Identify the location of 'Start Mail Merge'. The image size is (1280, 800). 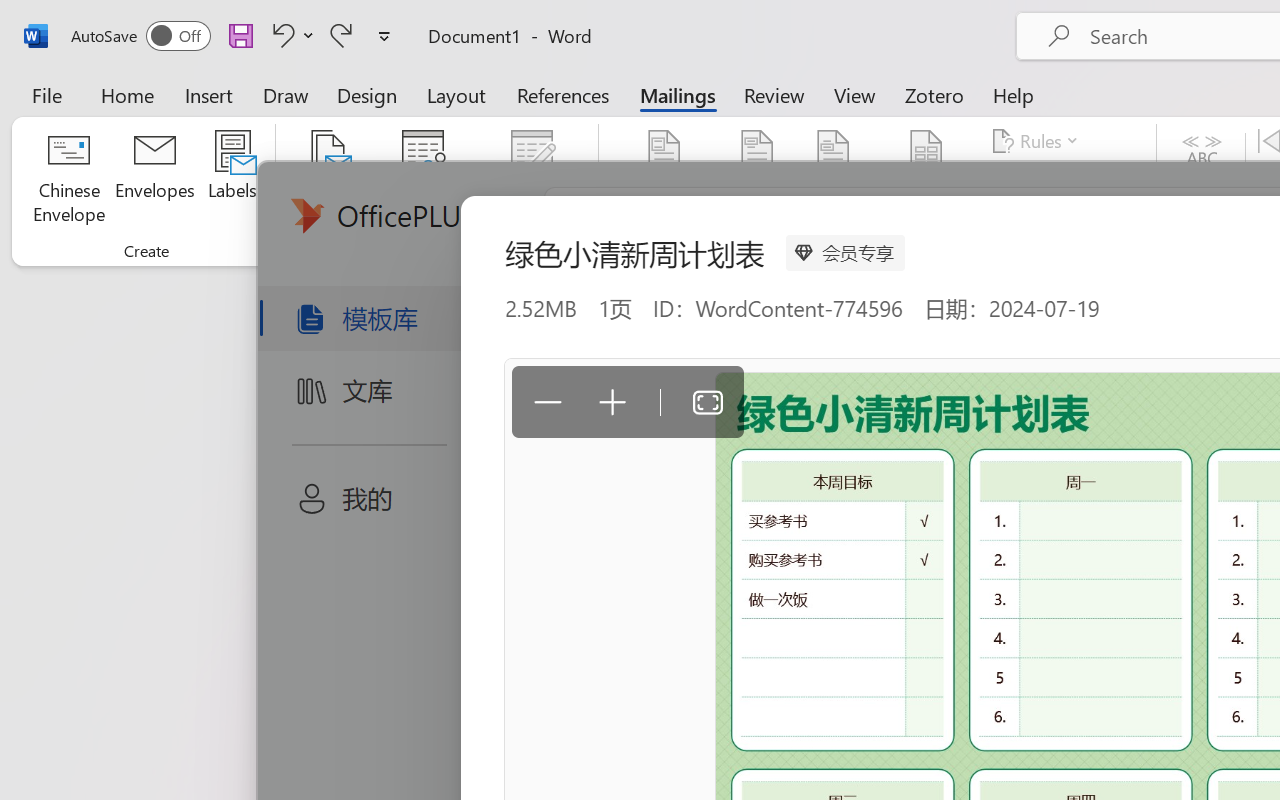
(328, 179).